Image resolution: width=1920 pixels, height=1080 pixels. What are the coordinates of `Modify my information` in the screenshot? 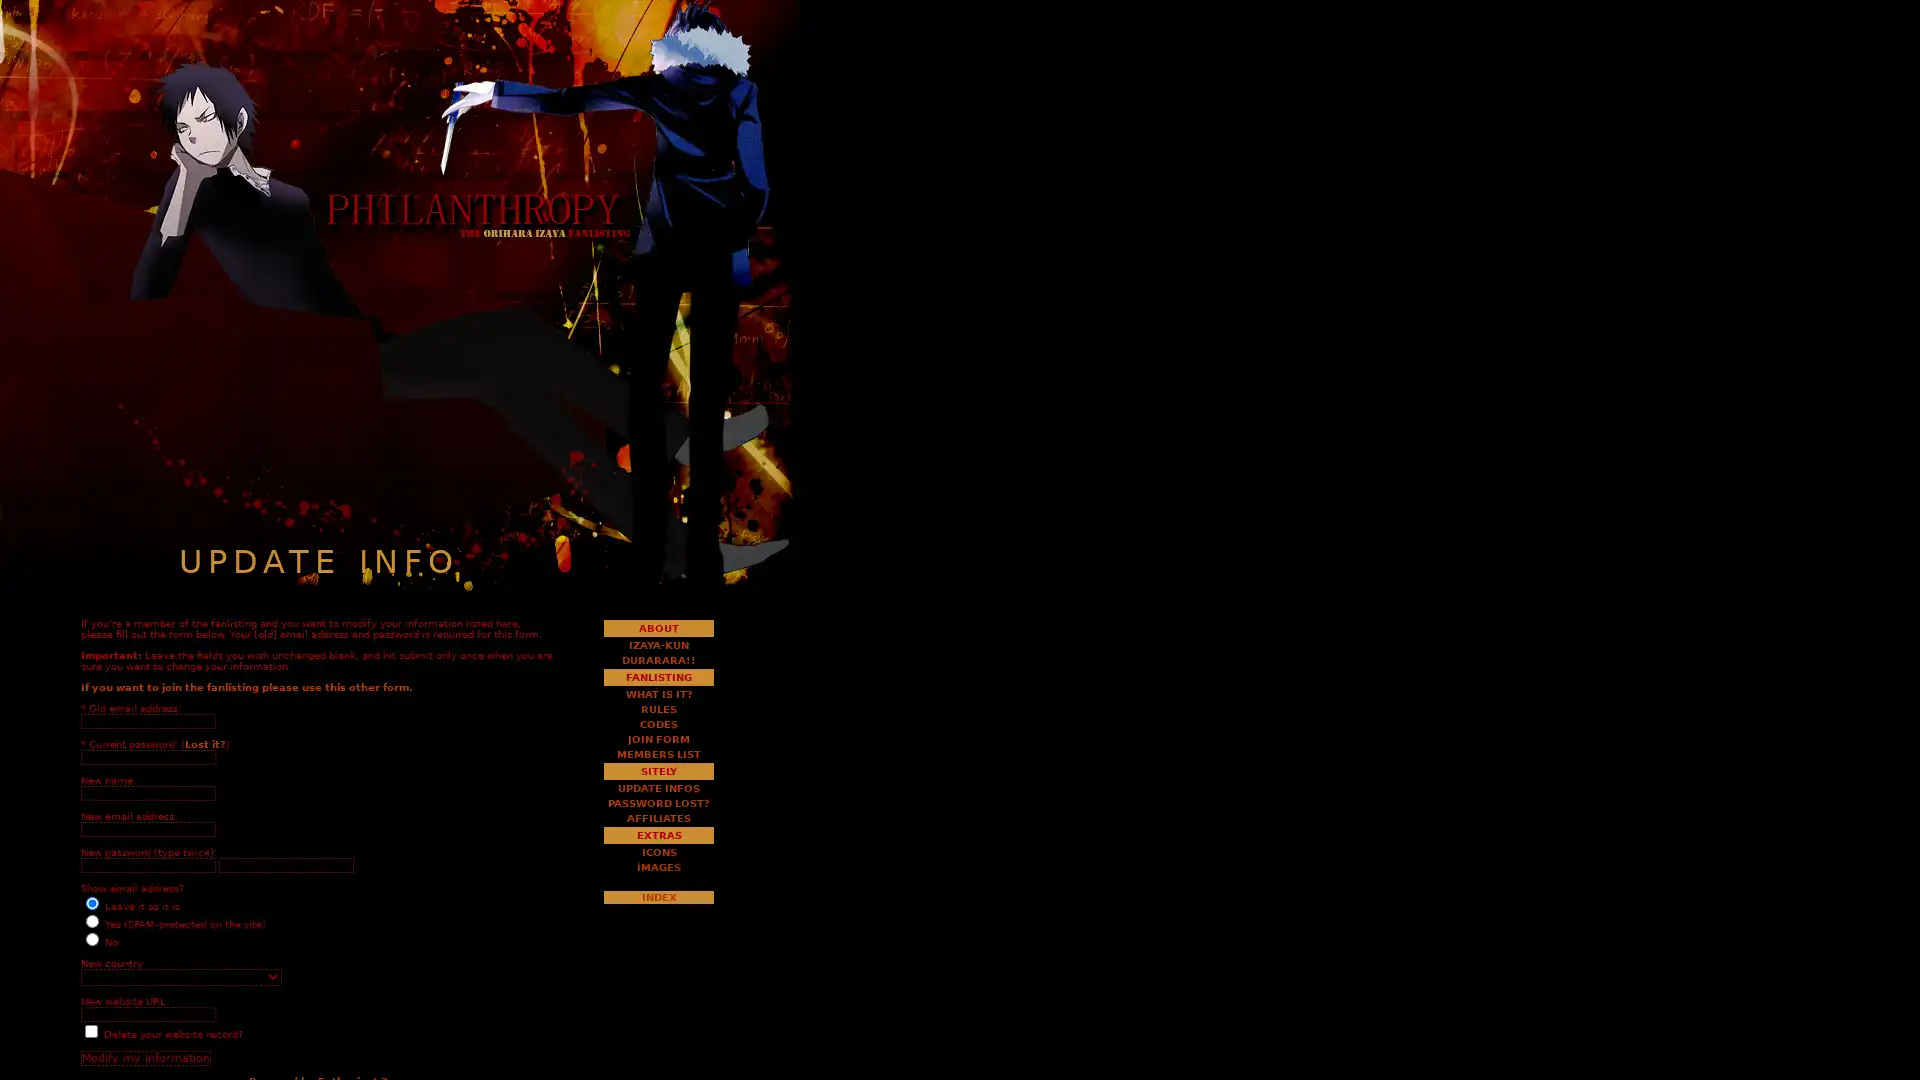 It's located at (144, 1057).